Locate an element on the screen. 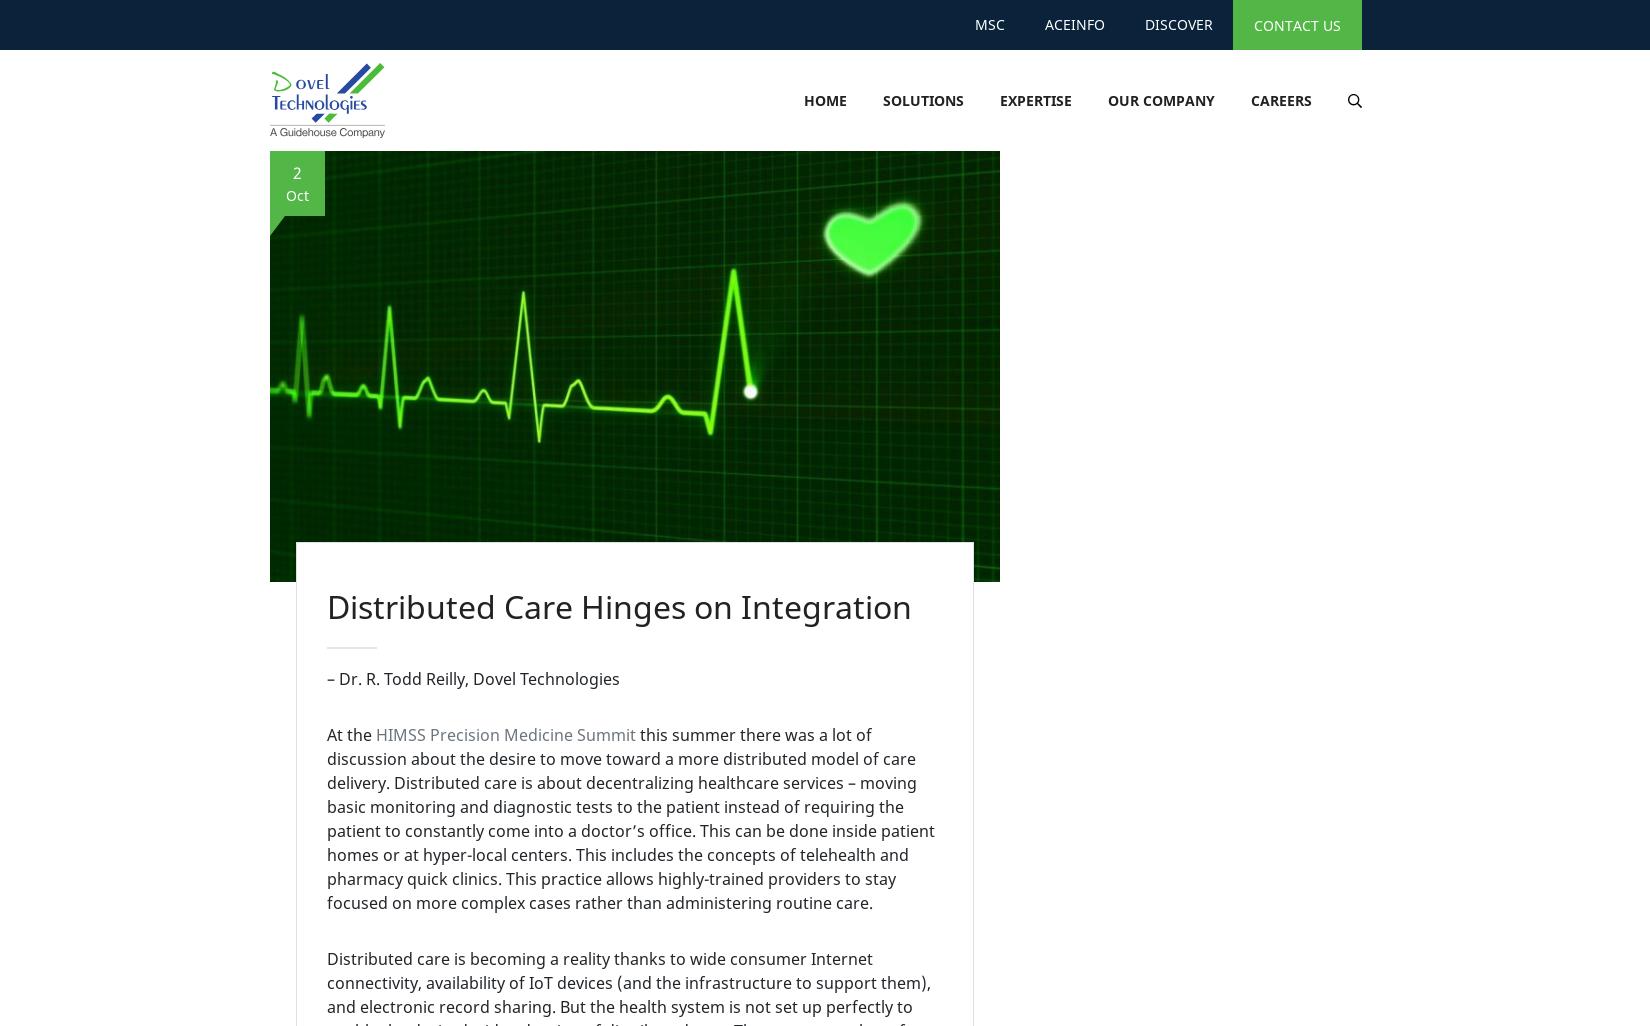 The width and height of the screenshot is (1650, 1026). 'AceInfo' is located at coordinates (1074, 24).